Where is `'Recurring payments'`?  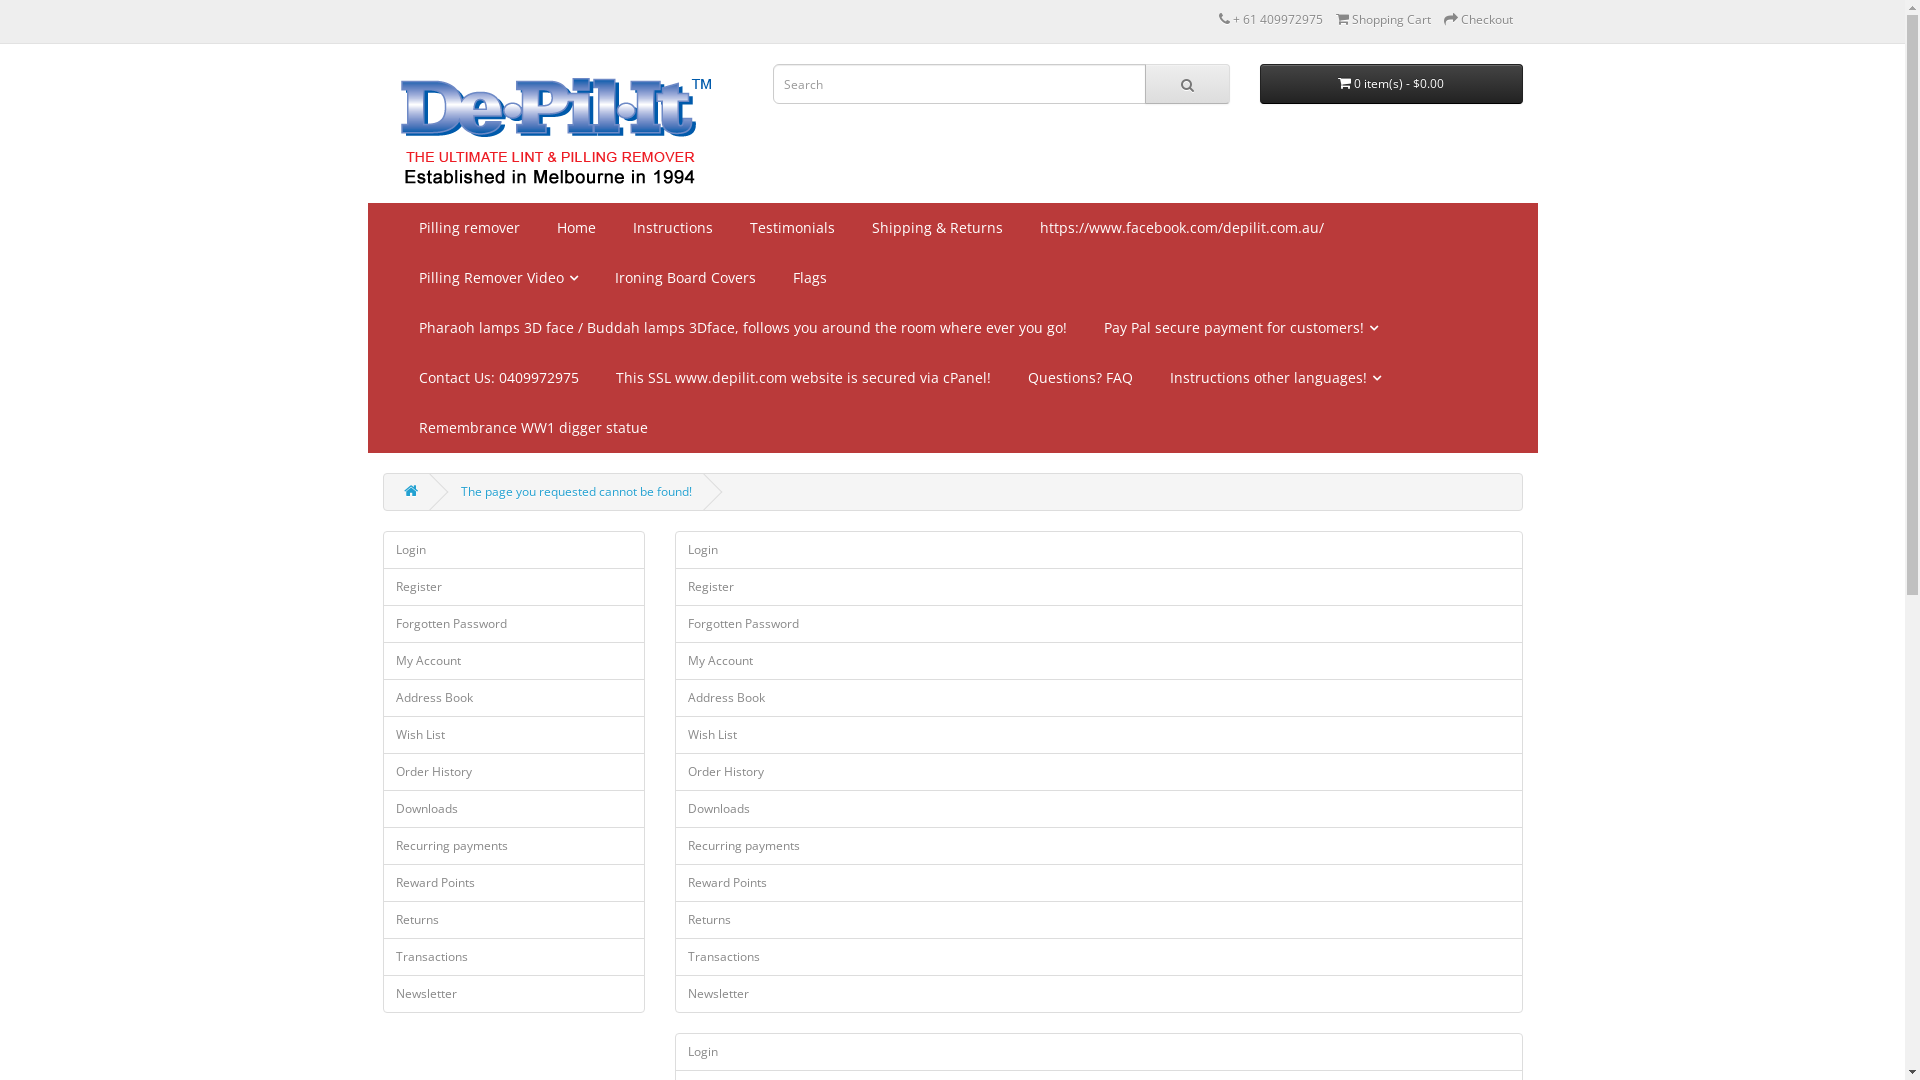
'Recurring payments' is located at coordinates (513, 845).